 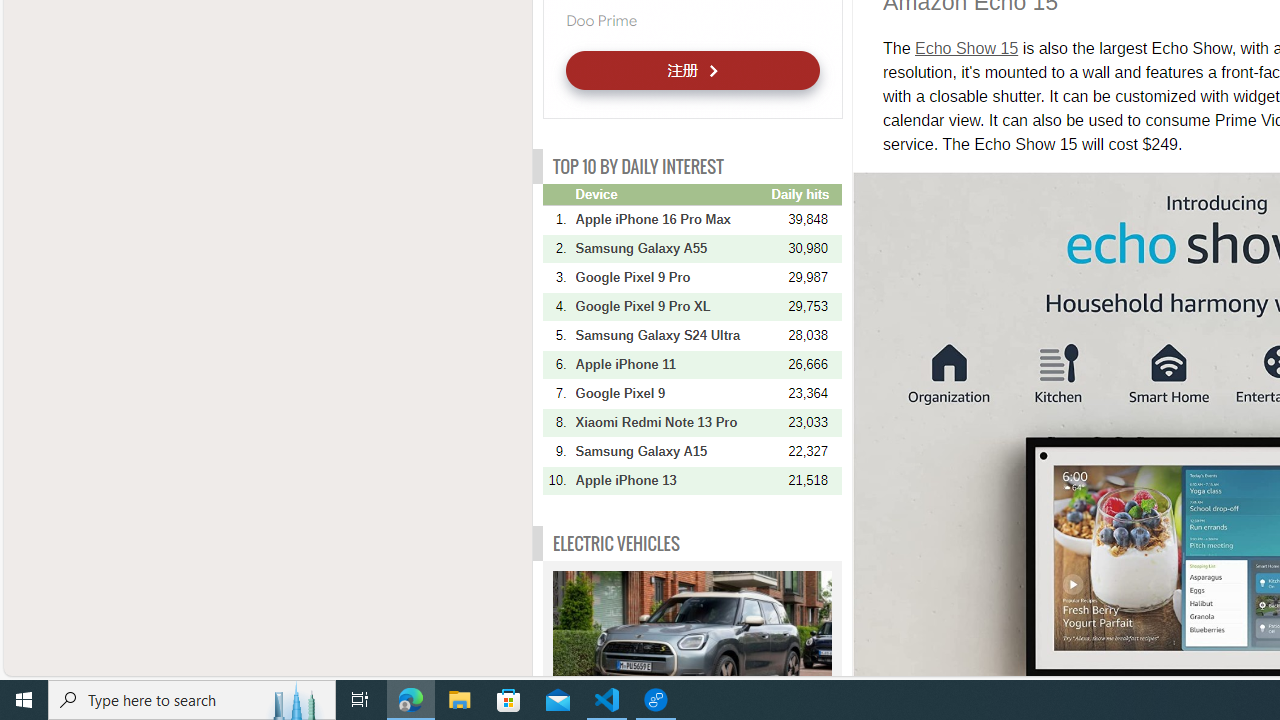 What do you see at coordinates (671, 451) in the screenshot?
I see `'Samsung Galaxy A15'` at bounding box center [671, 451].